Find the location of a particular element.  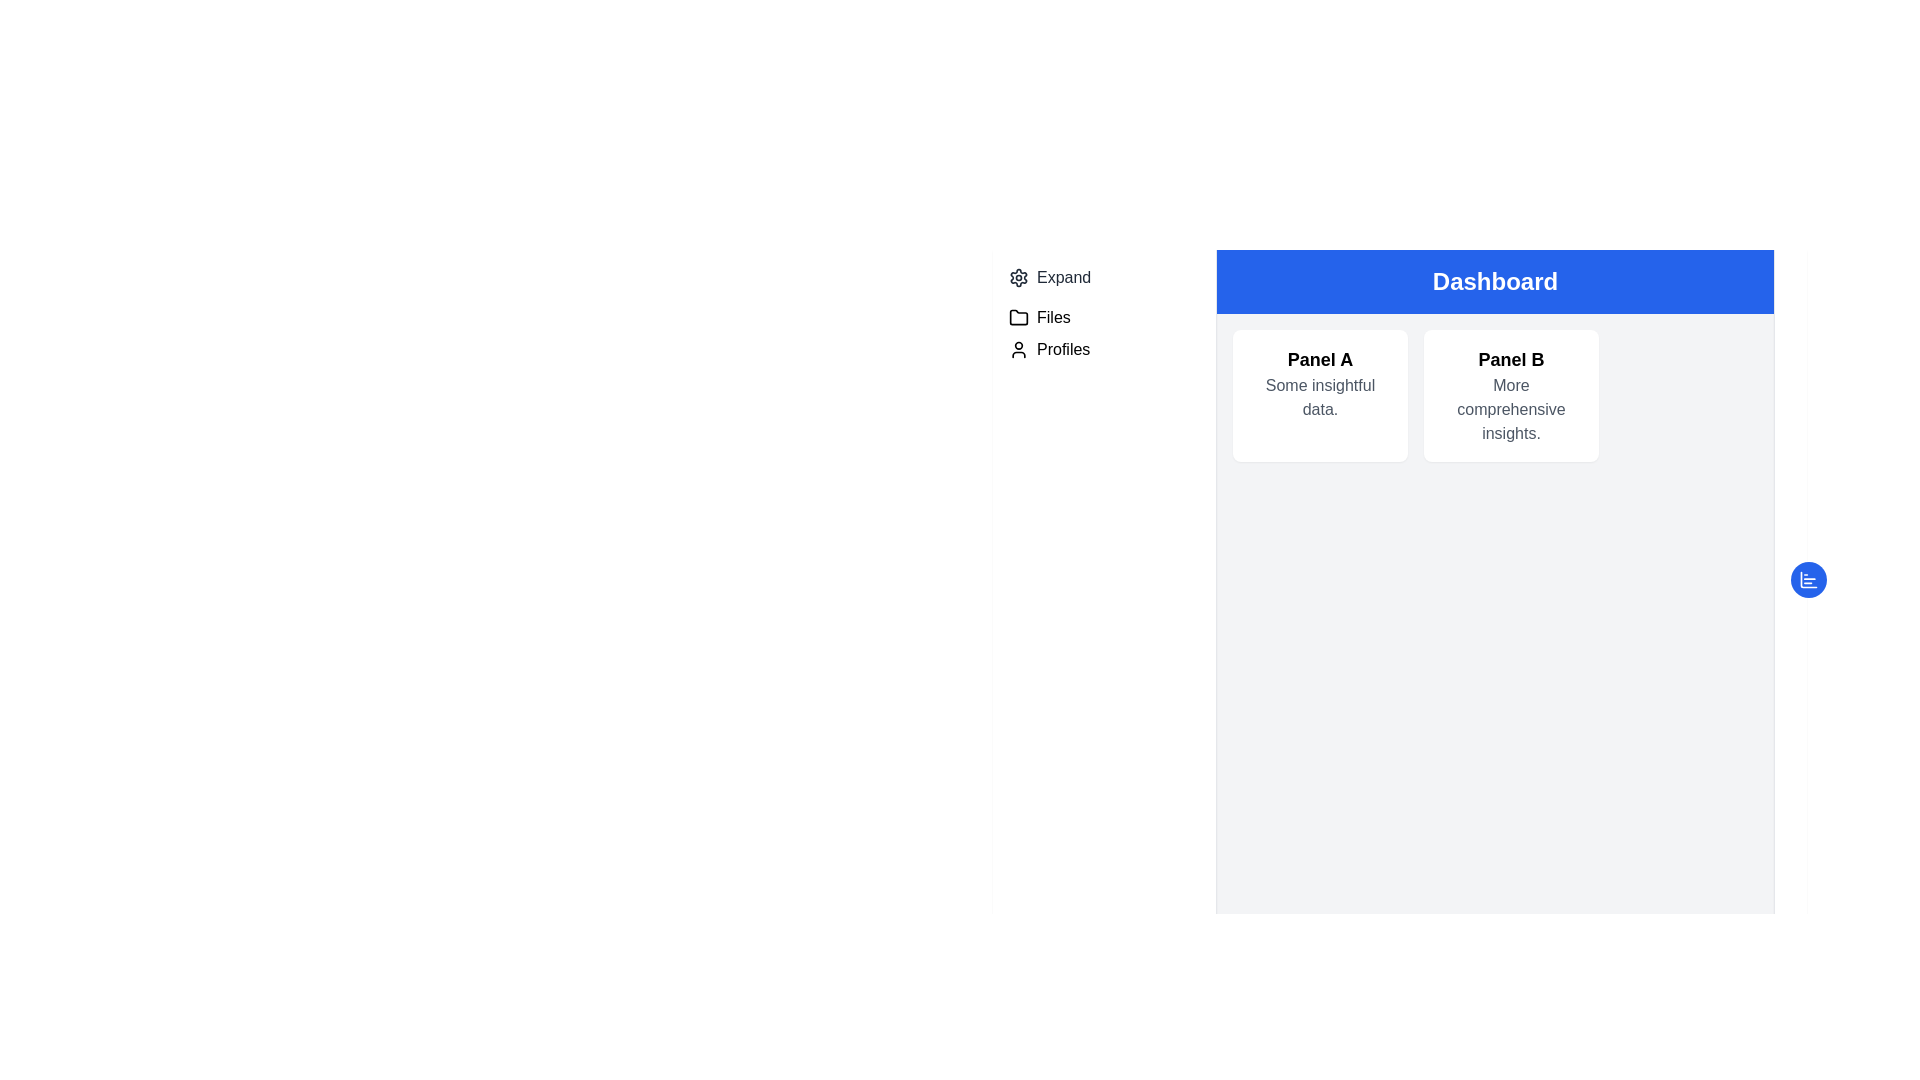

the 'Files' and 'Profiles' icons in the navigation menu is located at coordinates (1103, 333).